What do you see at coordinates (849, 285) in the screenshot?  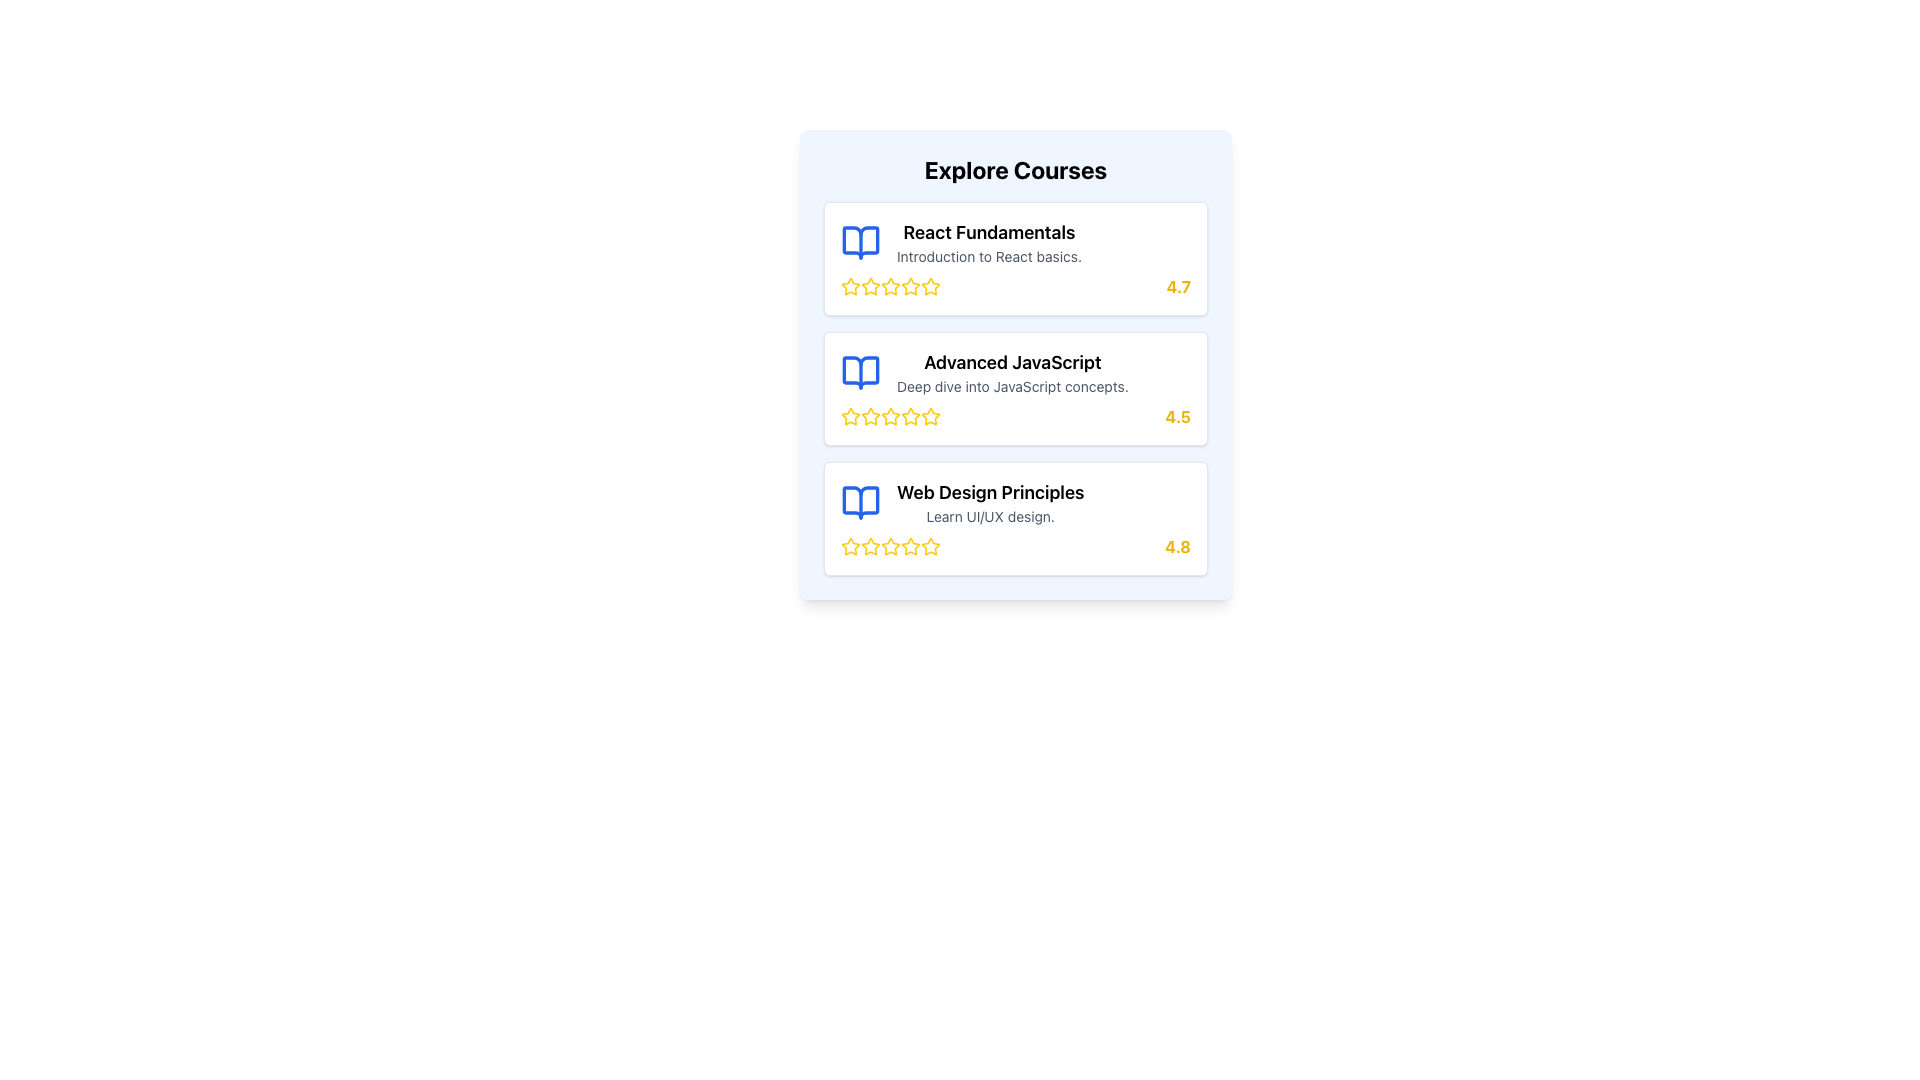 I see `the first unfilled star icon in the rating section under the course 'React Fundamentals'` at bounding box center [849, 285].